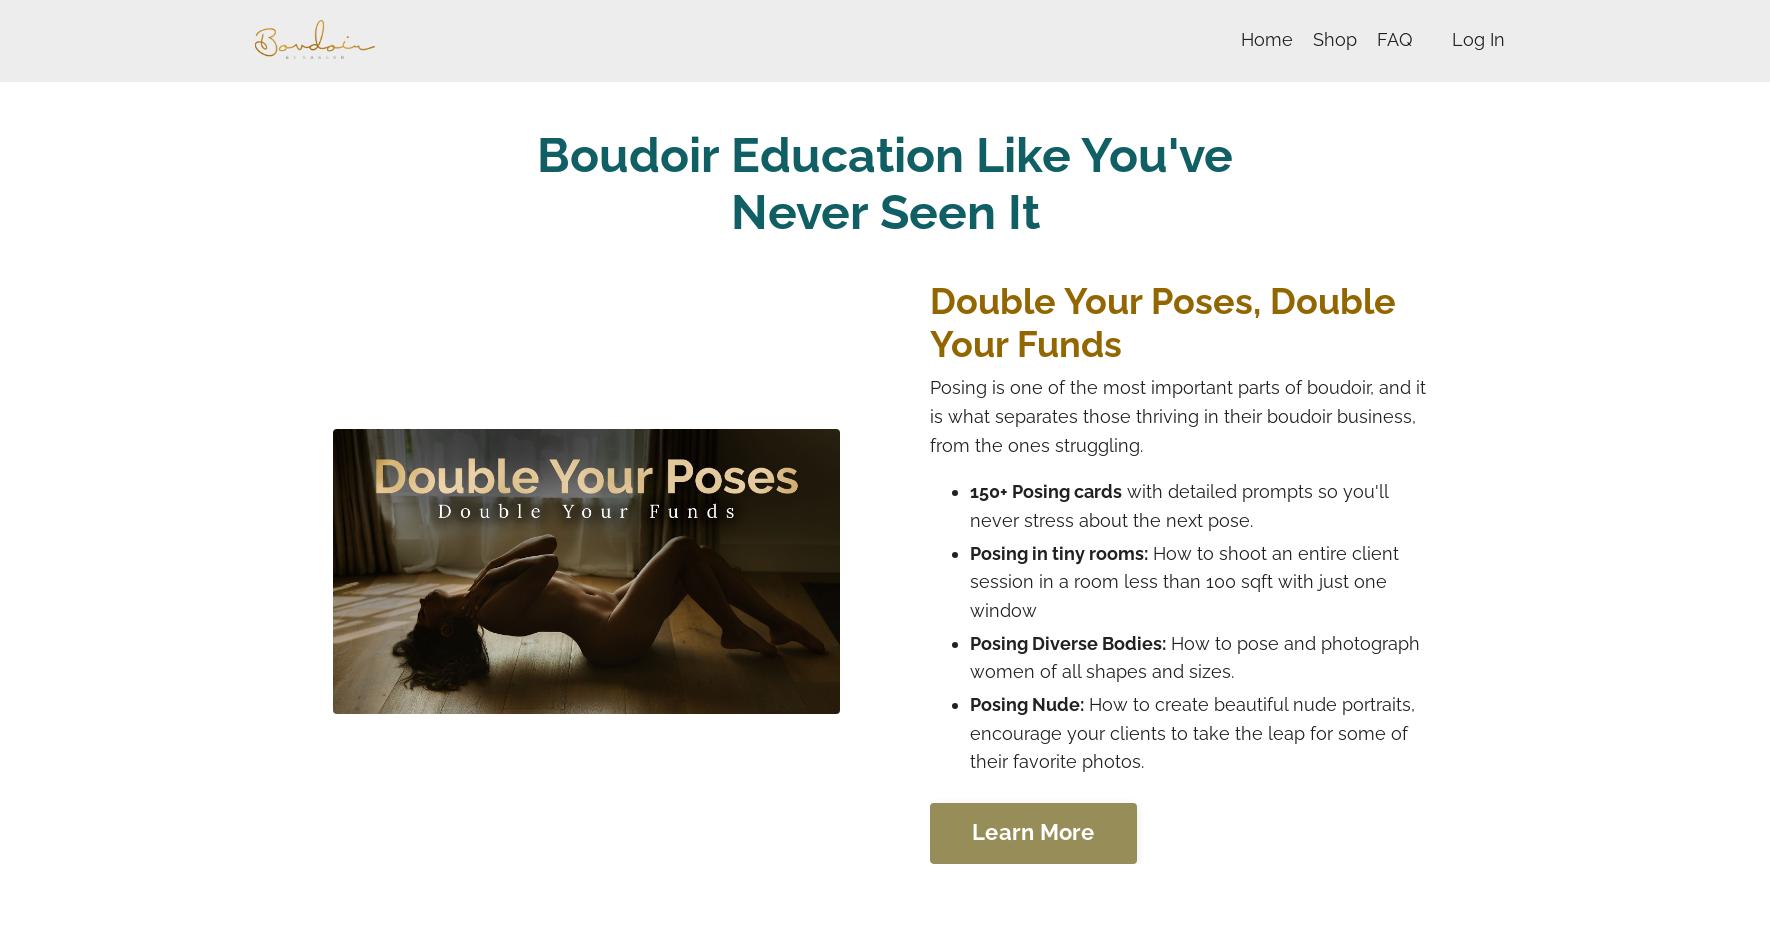 Image resolution: width=1770 pixels, height=930 pixels. Describe the element at coordinates (1025, 703) in the screenshot. I see `'Posing Nude:'` at that location.